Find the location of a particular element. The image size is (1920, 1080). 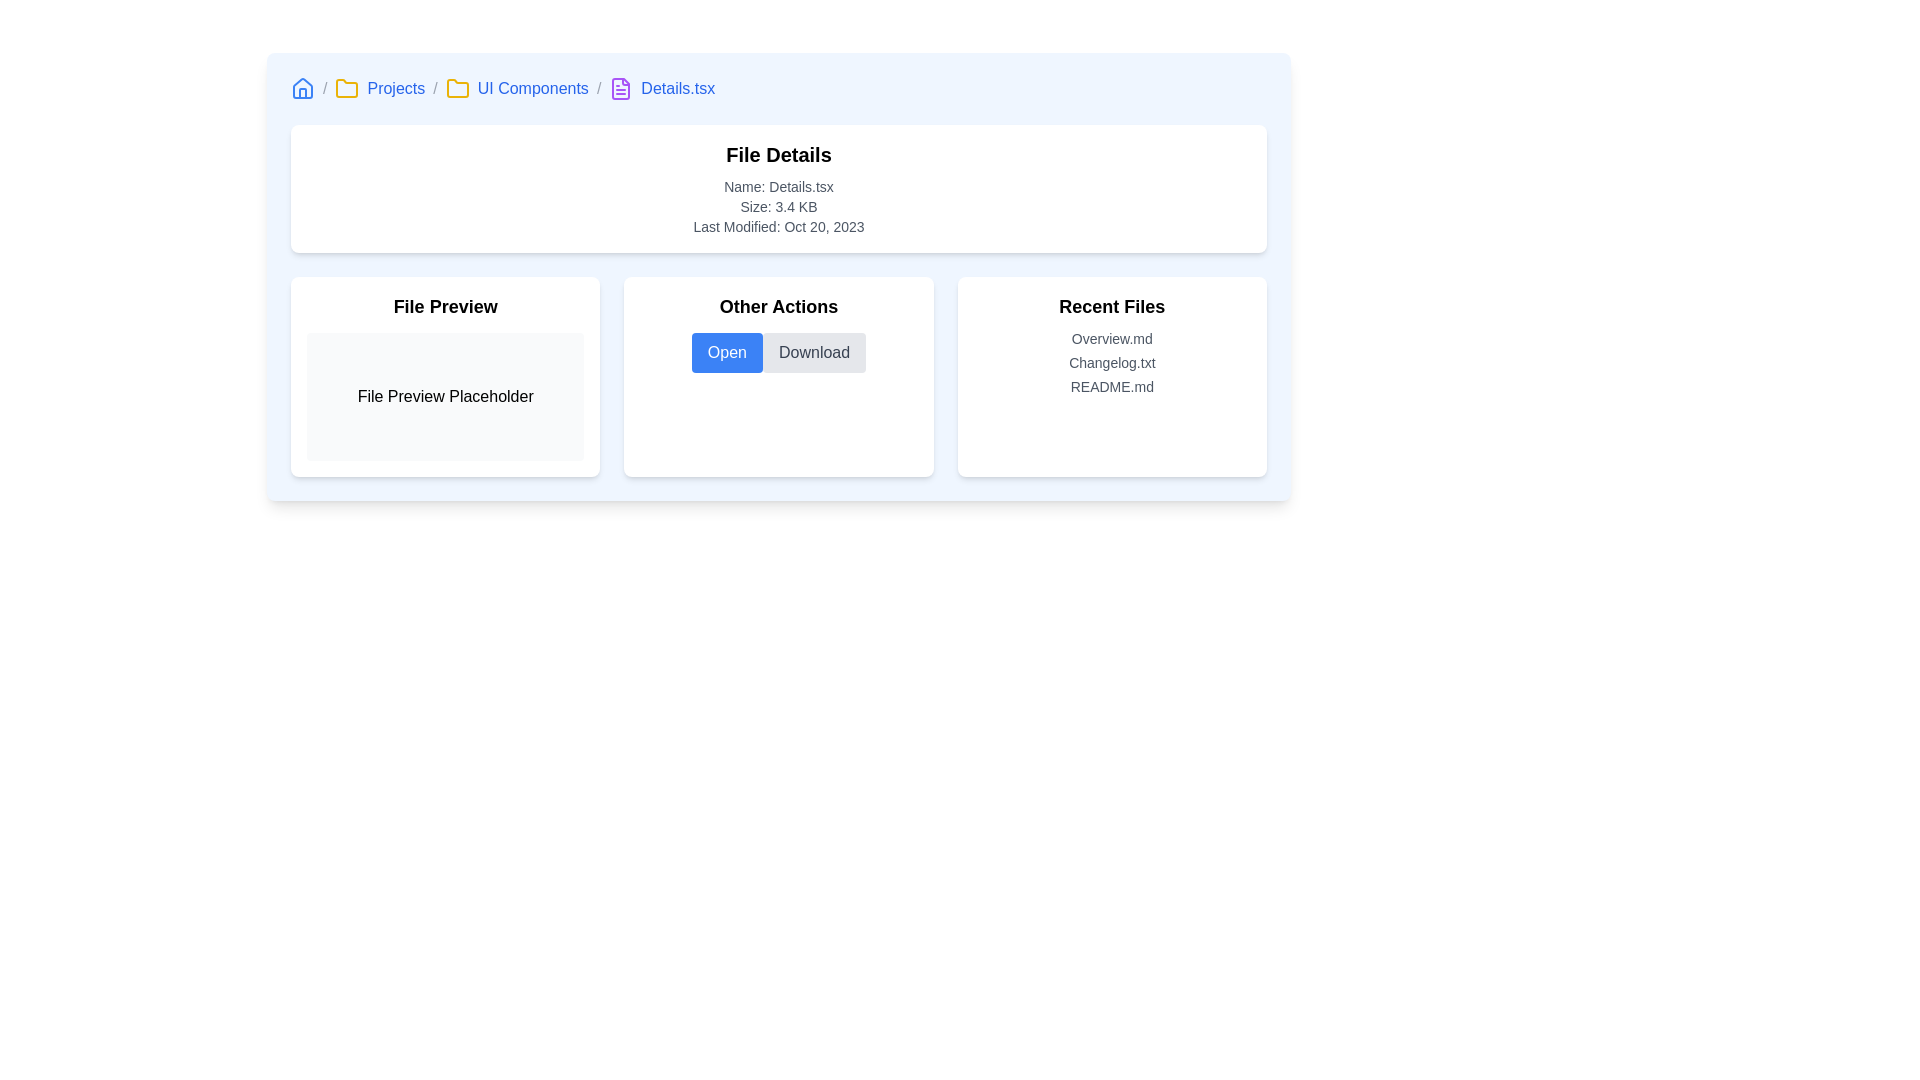

the small yellow folder icon in the breadcrumb navigation bar is located at coordinates (456, 87).